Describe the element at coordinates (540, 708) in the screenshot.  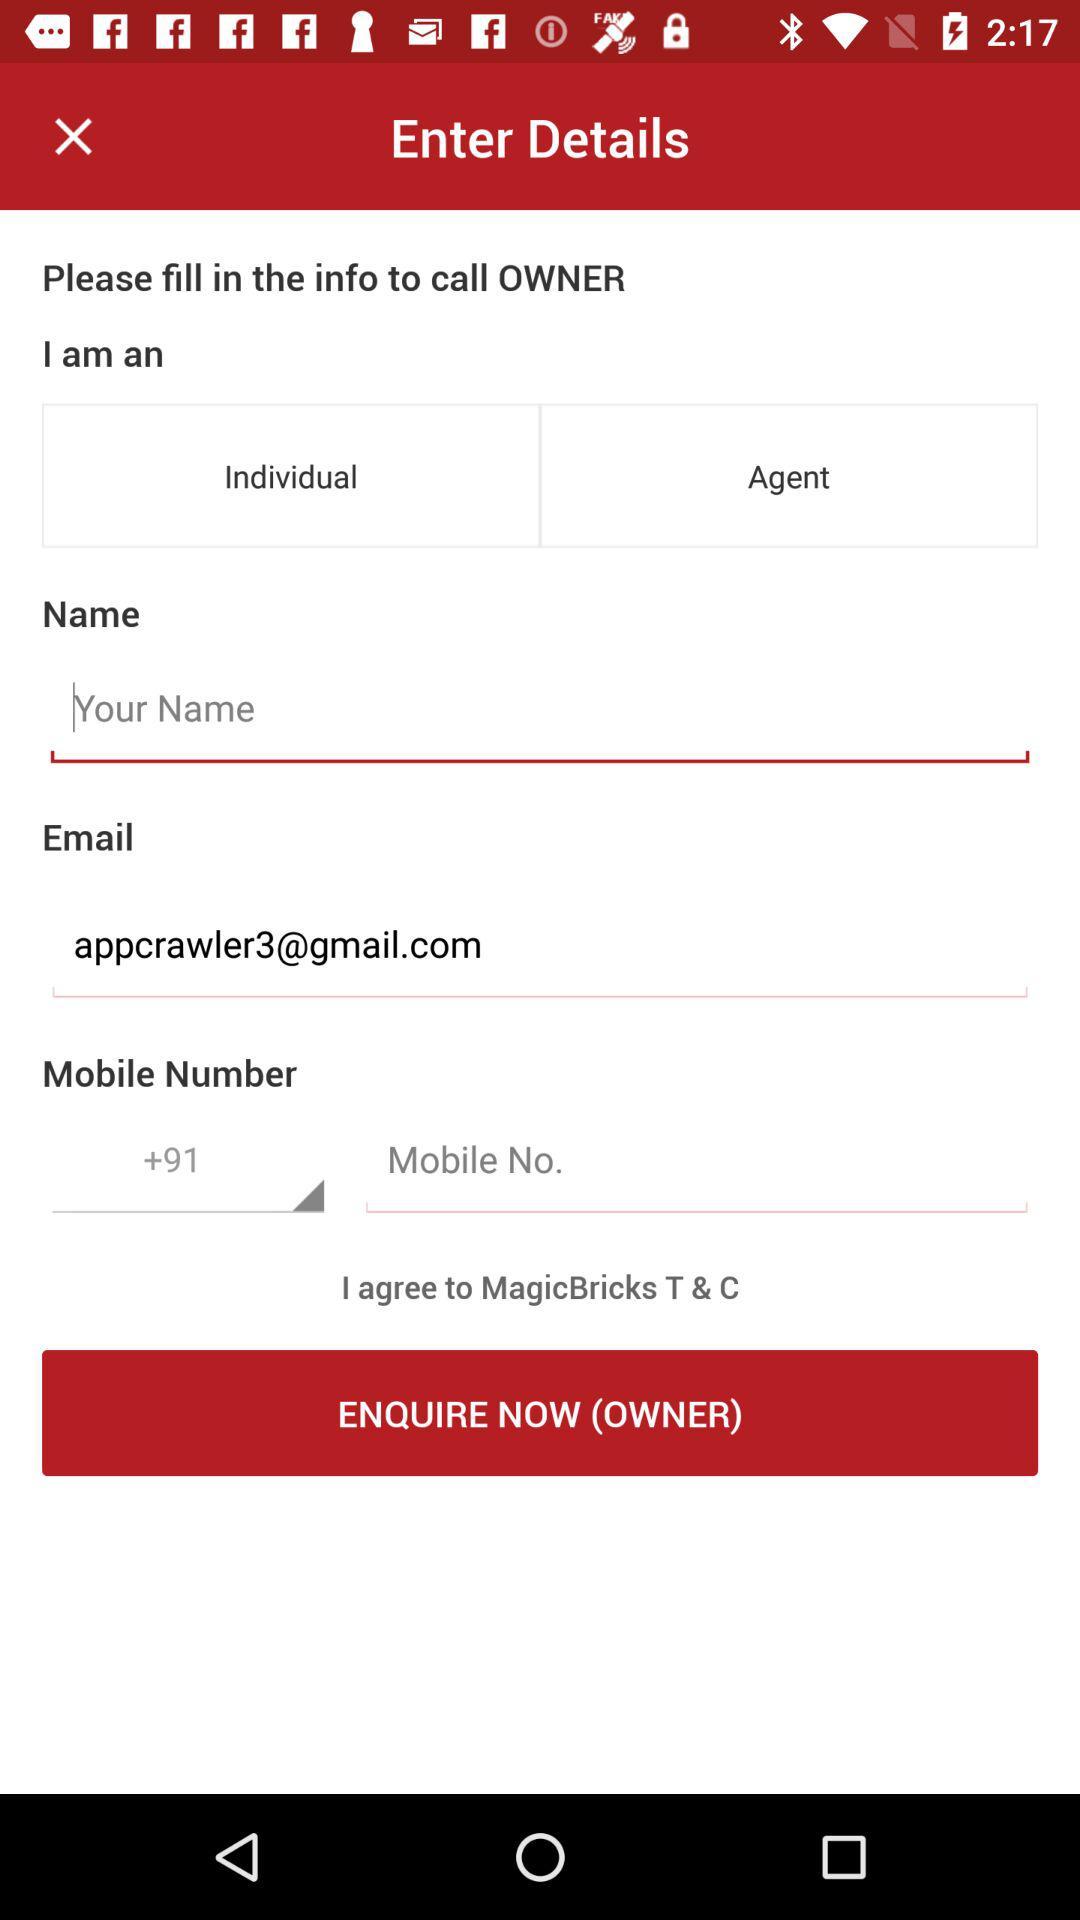
I see `input your name` at that location.